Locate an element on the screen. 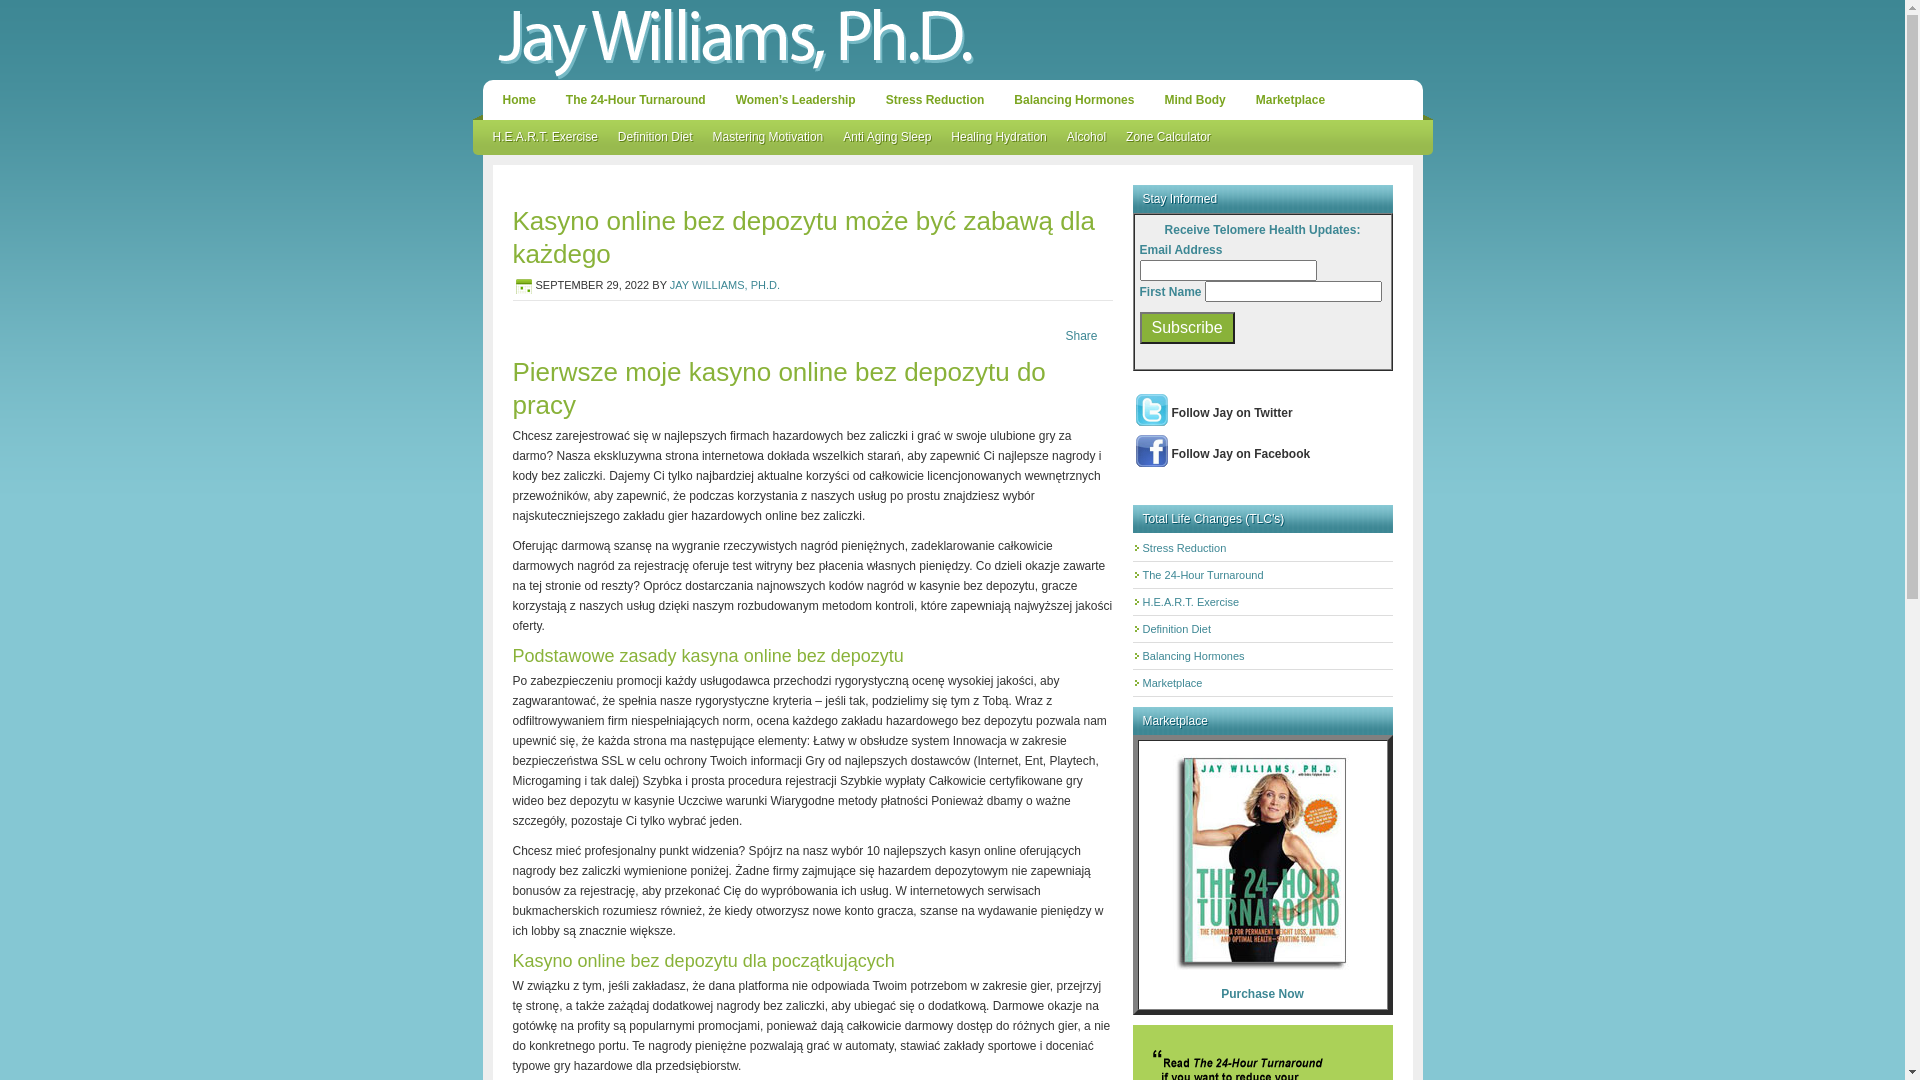 The image size is (1920, 1080). 'Mind Body' is located at coordinates (1153, 100).